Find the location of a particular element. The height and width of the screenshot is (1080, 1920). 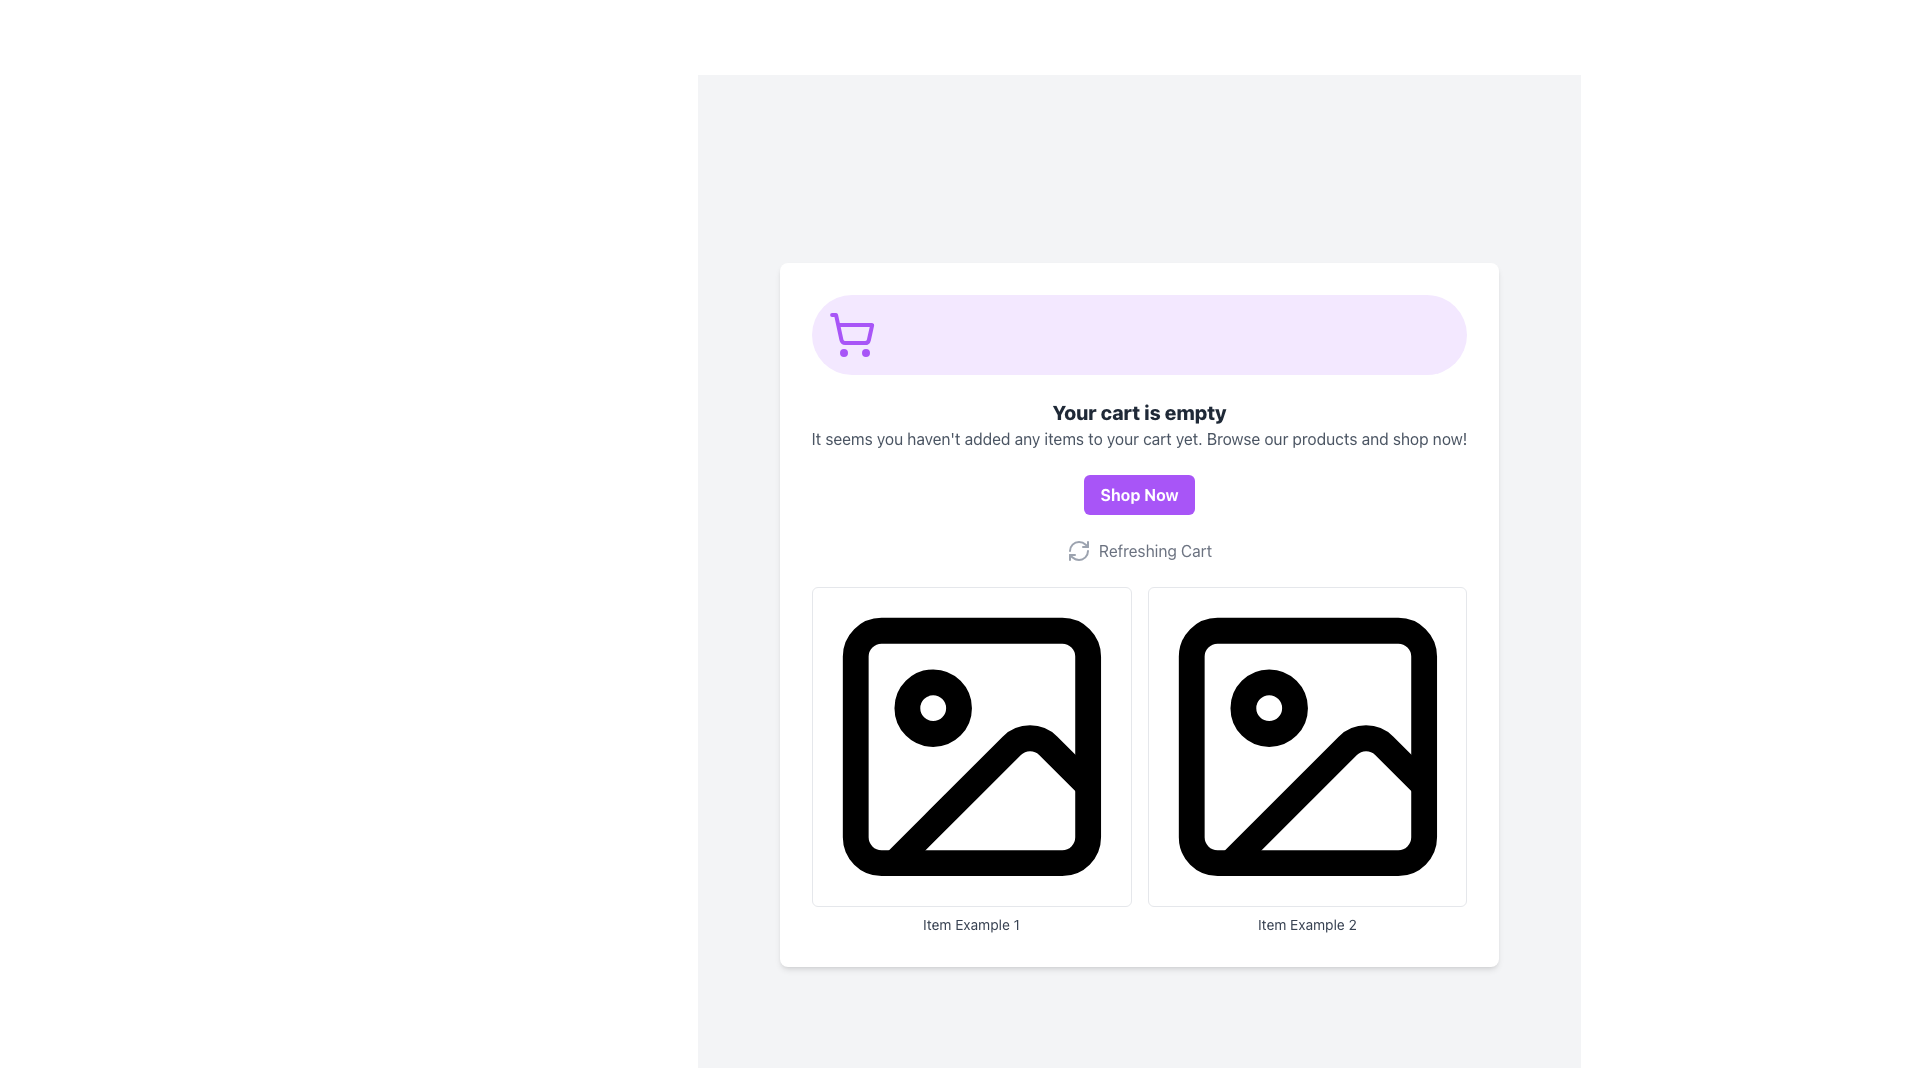

the small rectangular shape with rounded corners that resembles a photo icon, located in the 'Item Example 1' box is located at coordinates (971, 747).